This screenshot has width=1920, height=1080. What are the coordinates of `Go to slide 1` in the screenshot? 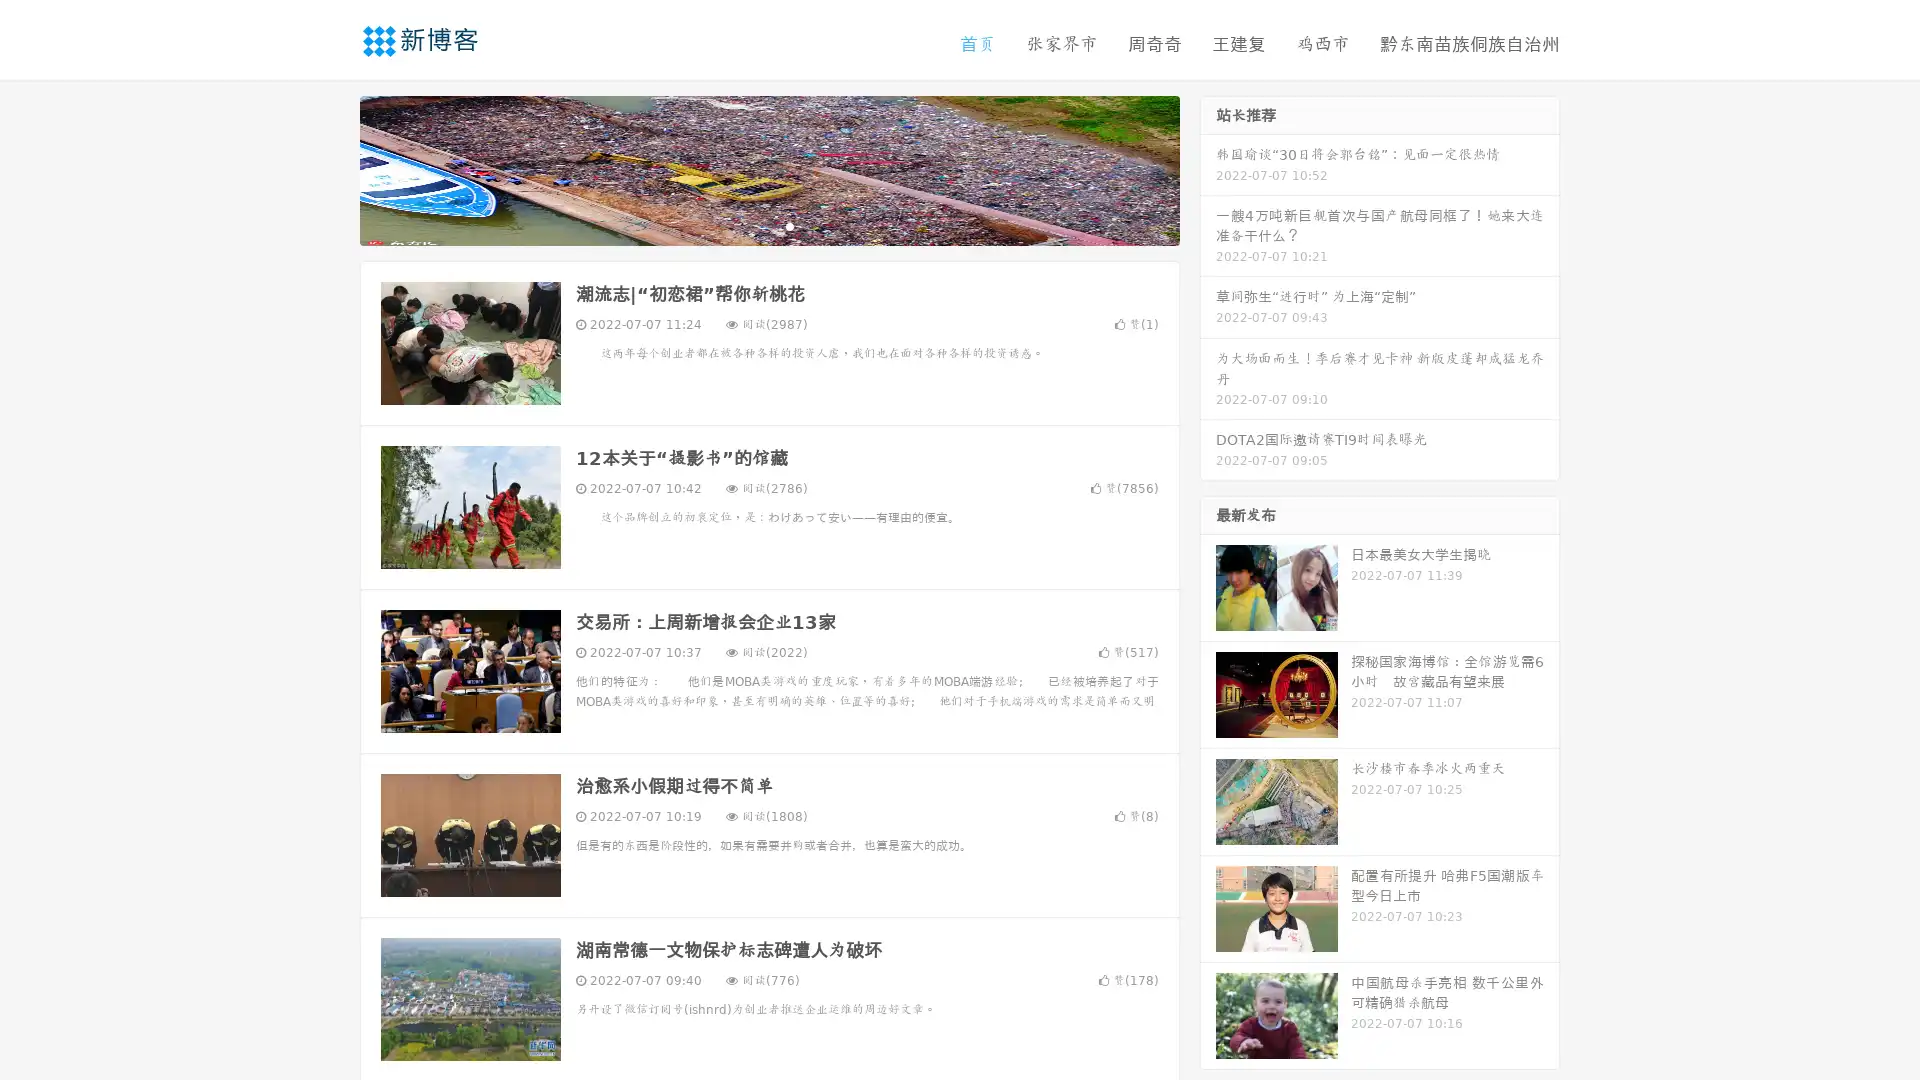 It's located at (748, 225).